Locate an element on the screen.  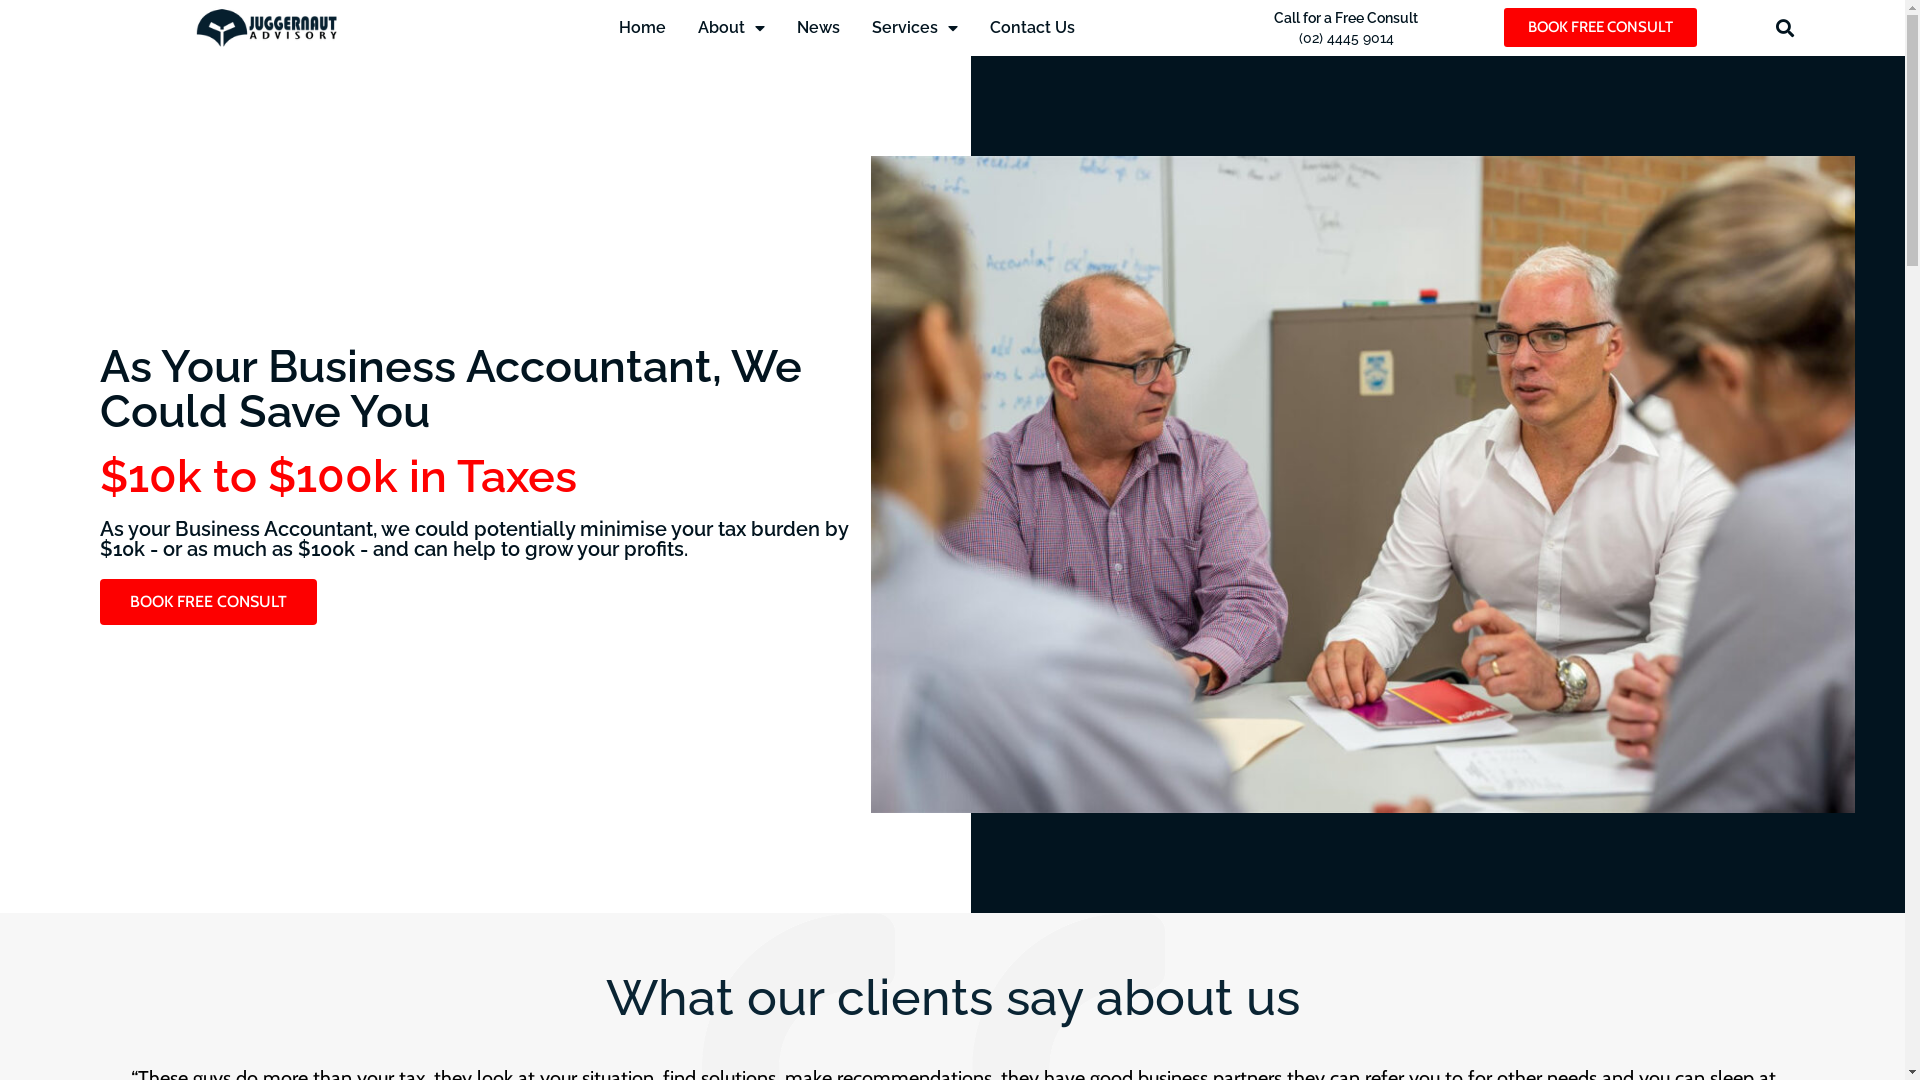
'News' is located at coordinates (818, 27).